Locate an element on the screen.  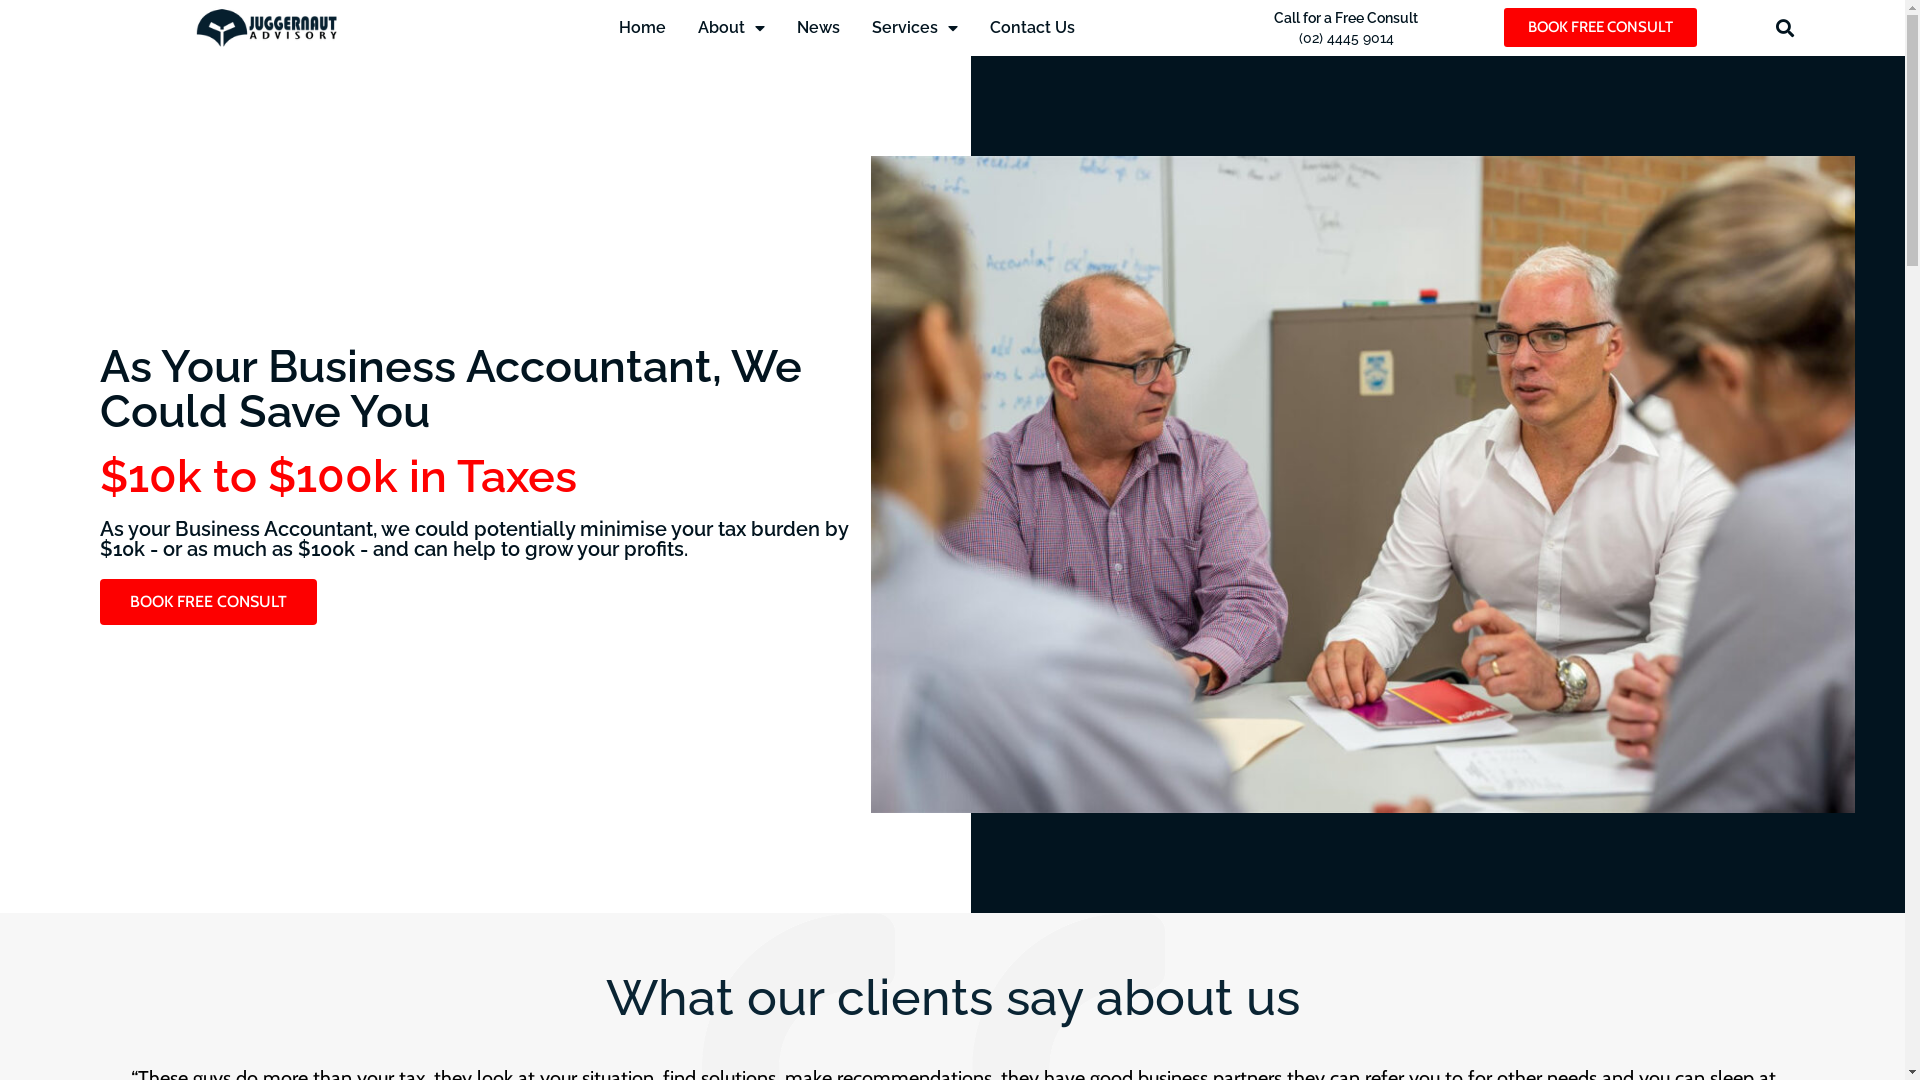
'News' is located at coordinates (818, 27).